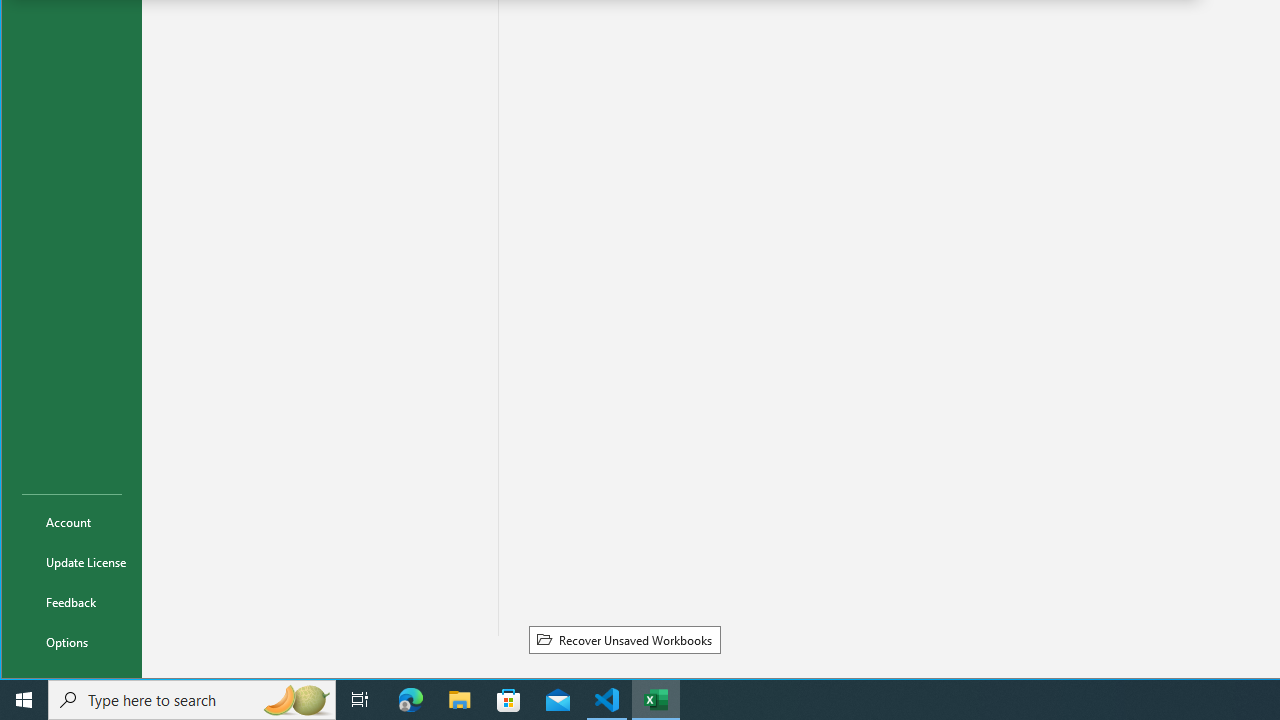 Image resolution: width=1280 pixels, height=720 pixels. What do you see at coordinates (72, 641) in the screenshot?
I see `'Options'` at bounding box center [72, 641].